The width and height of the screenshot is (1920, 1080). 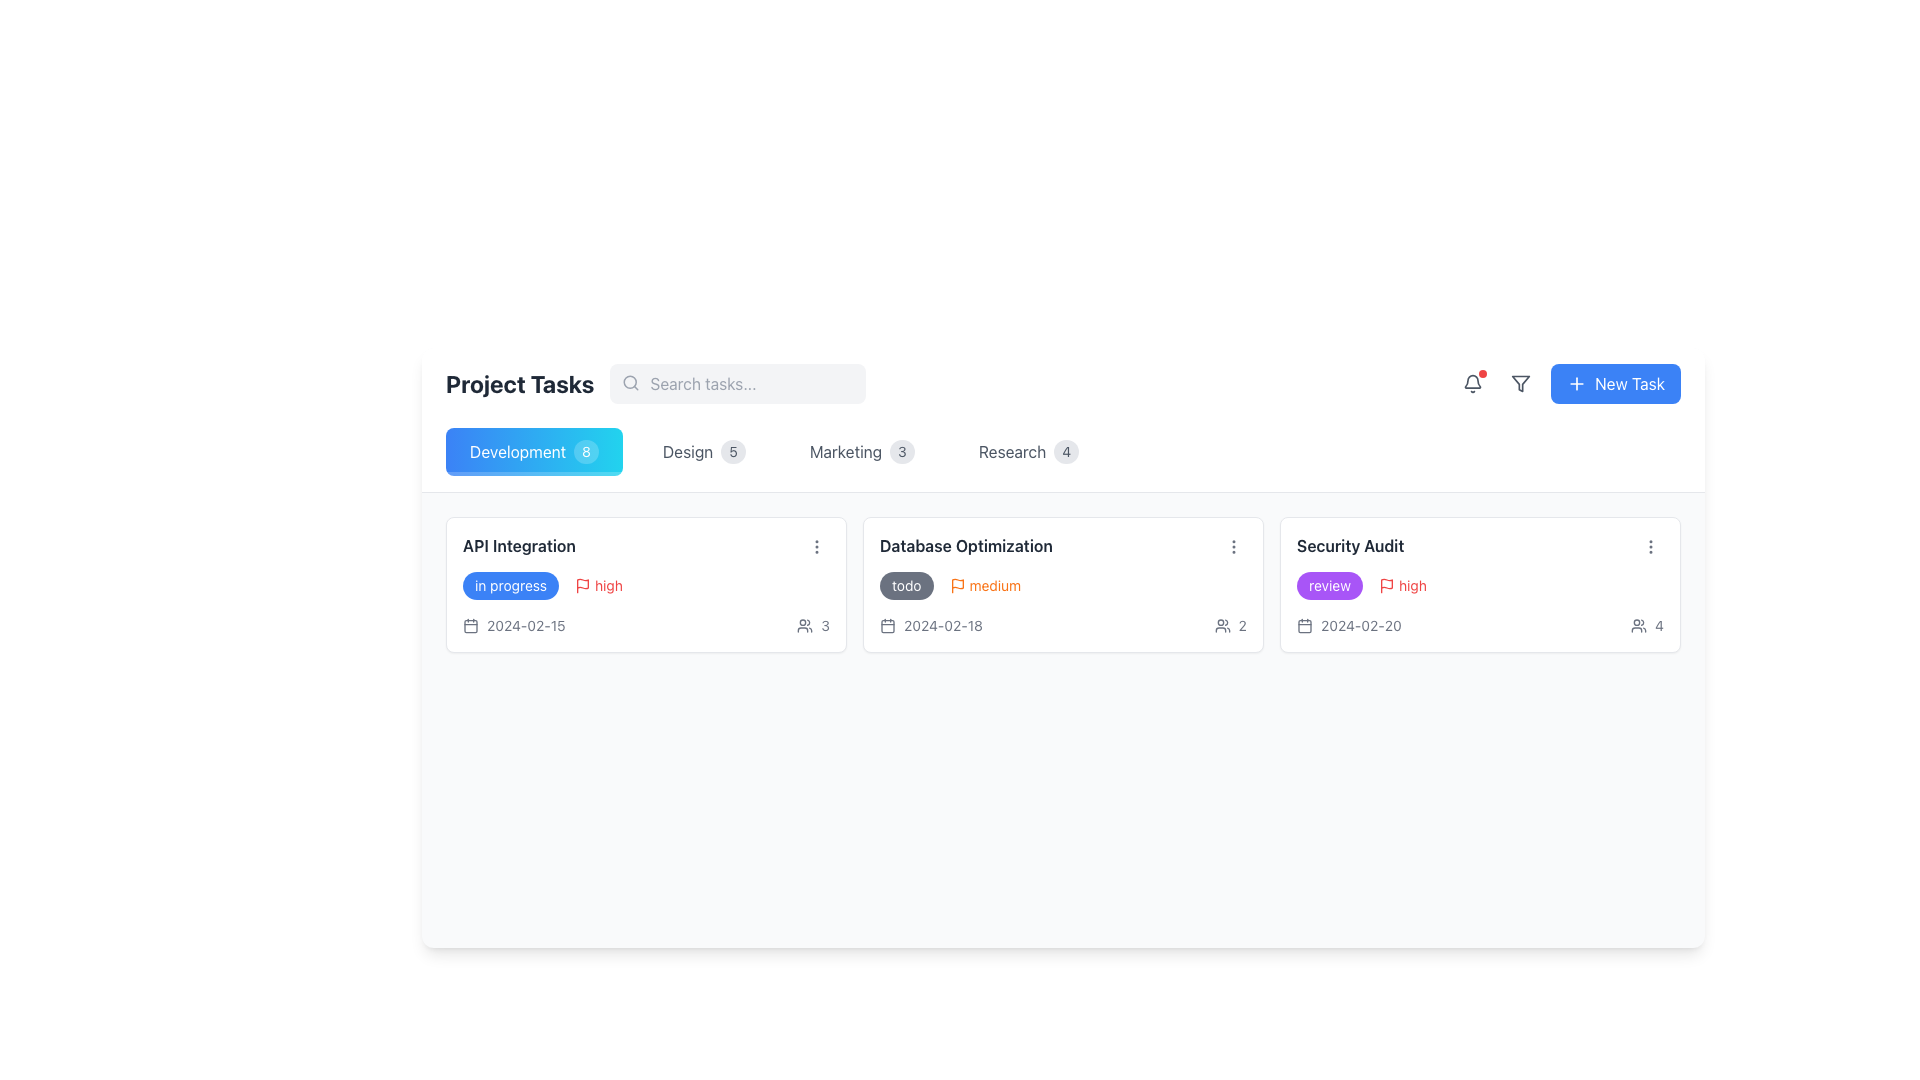 I want to click on the vertically-aligned ellipsis icon located in the upper-right corner of the 'Database Optimization' card, so click(x=816, y=547).